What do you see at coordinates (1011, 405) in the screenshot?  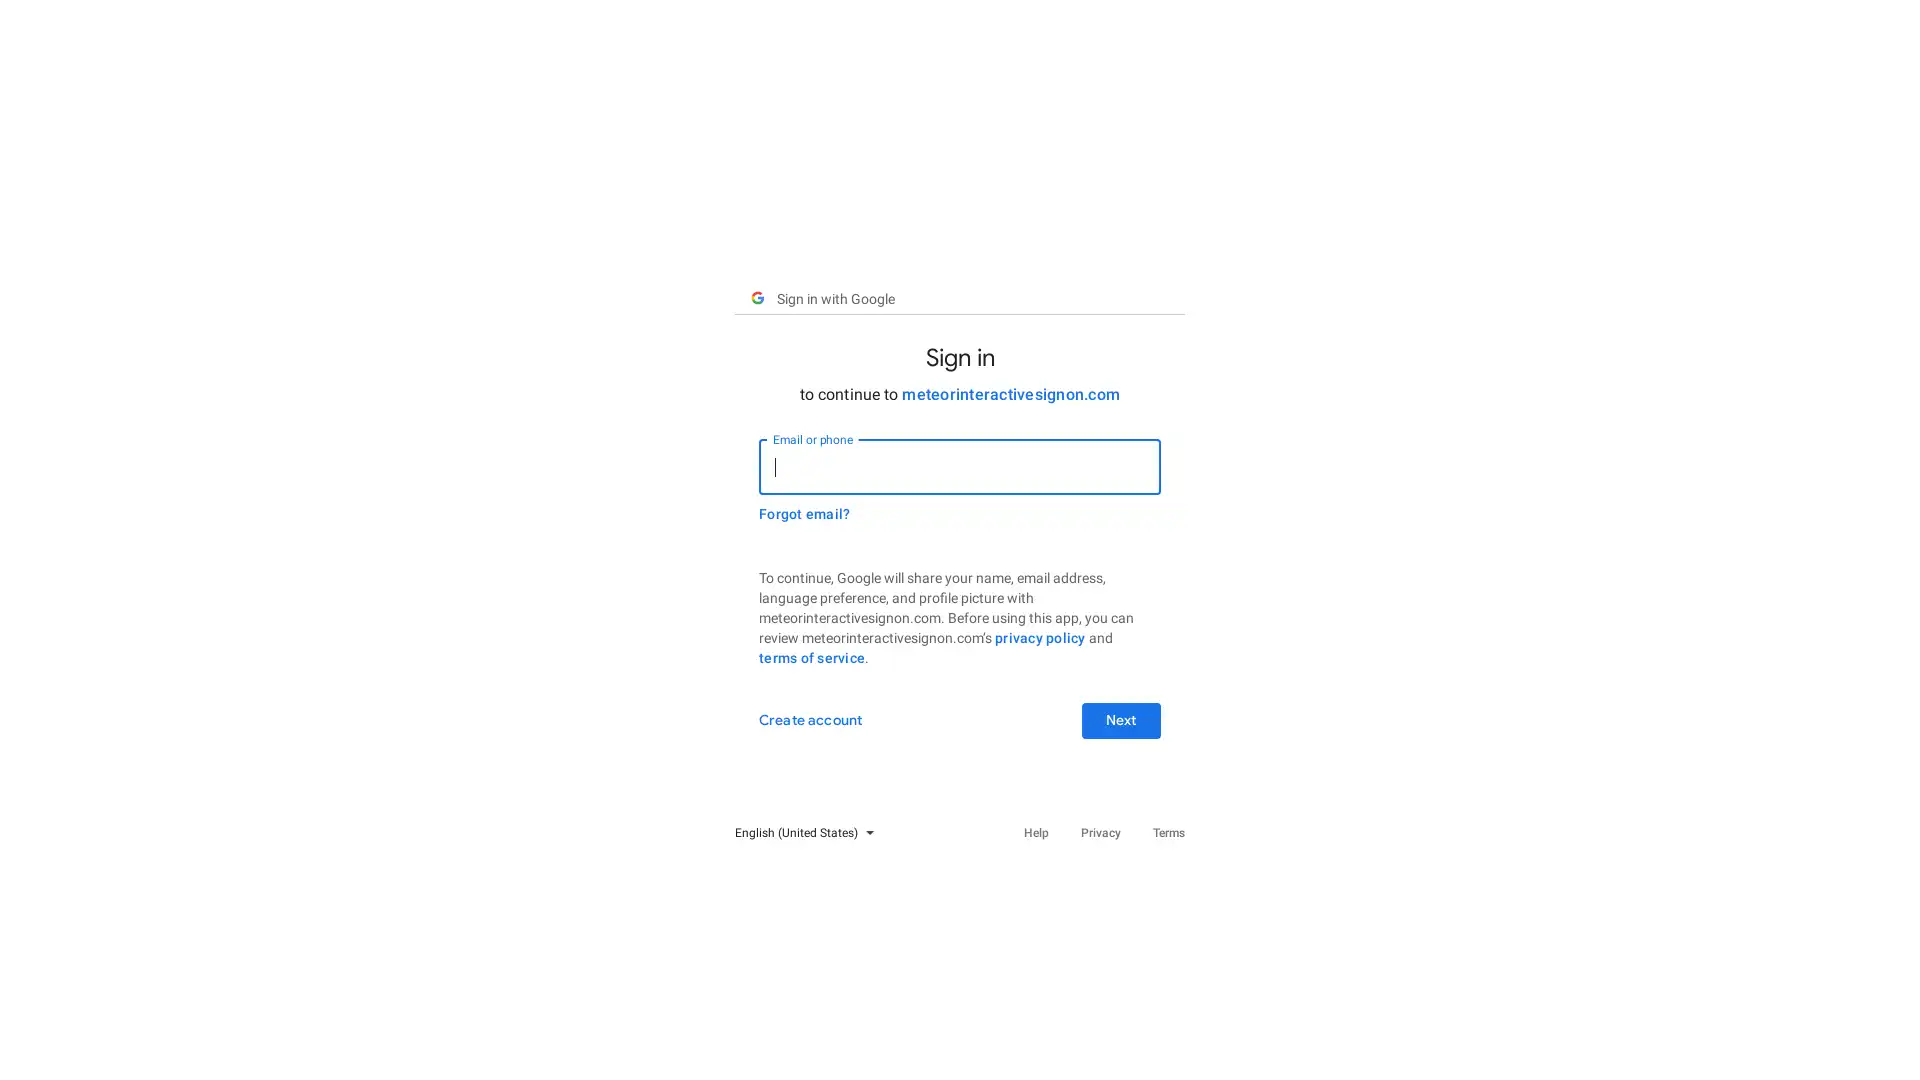 I see `meteorinteractivesignon.com` at bounding box center [1011, 405].